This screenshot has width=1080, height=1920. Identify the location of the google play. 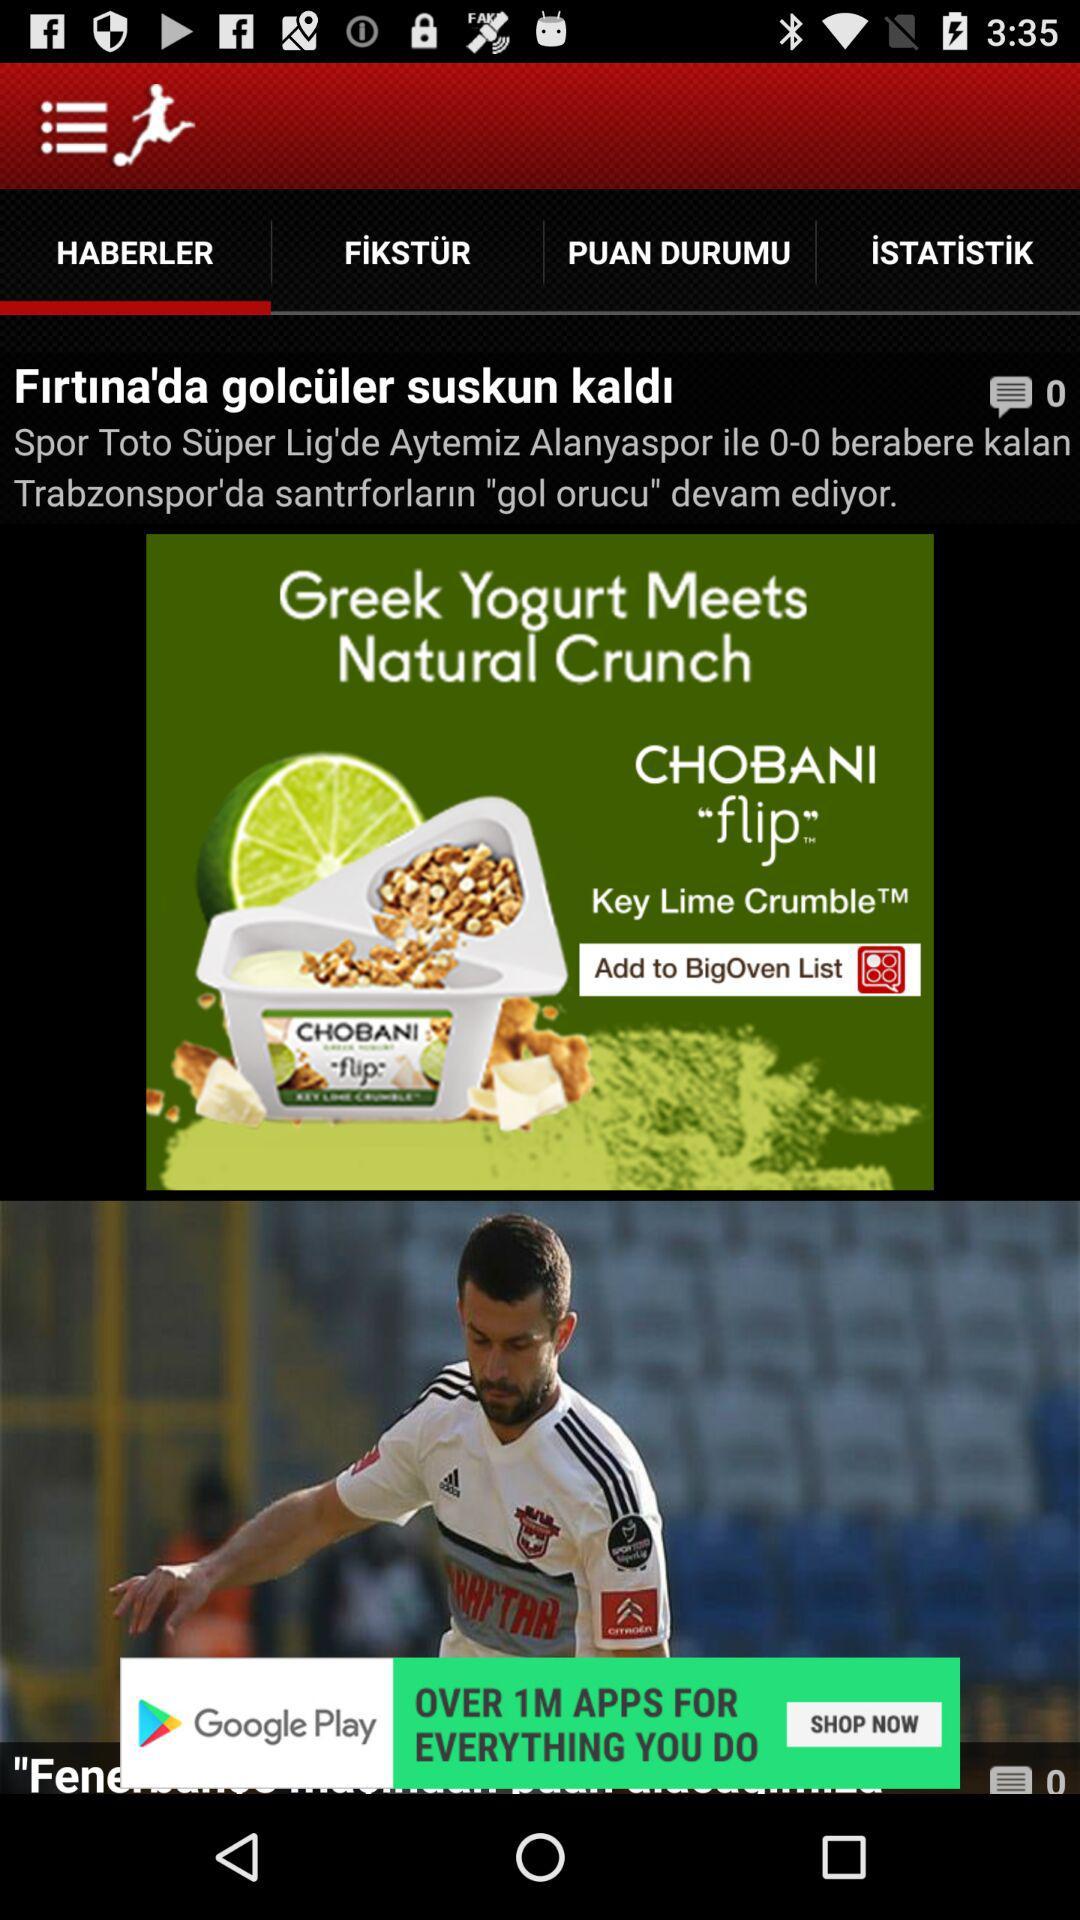
(540, 1722).